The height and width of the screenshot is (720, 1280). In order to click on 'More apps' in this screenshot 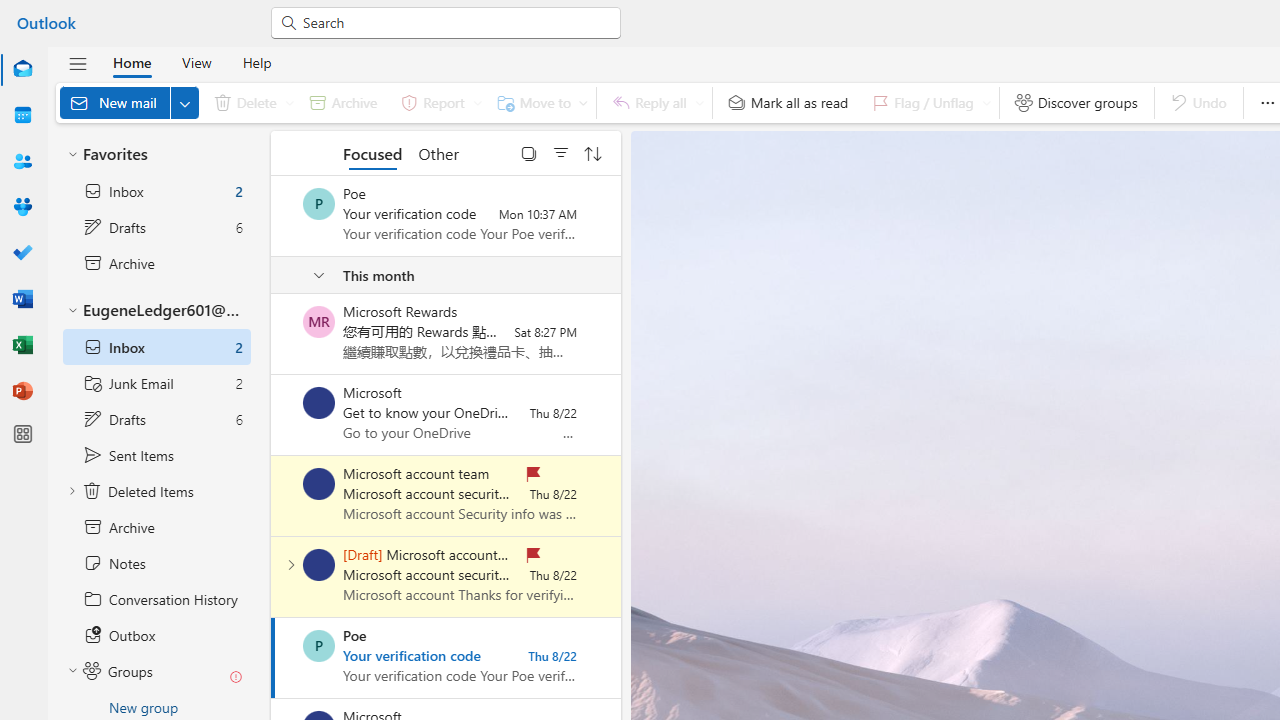, I will do `click(23, 433)`.